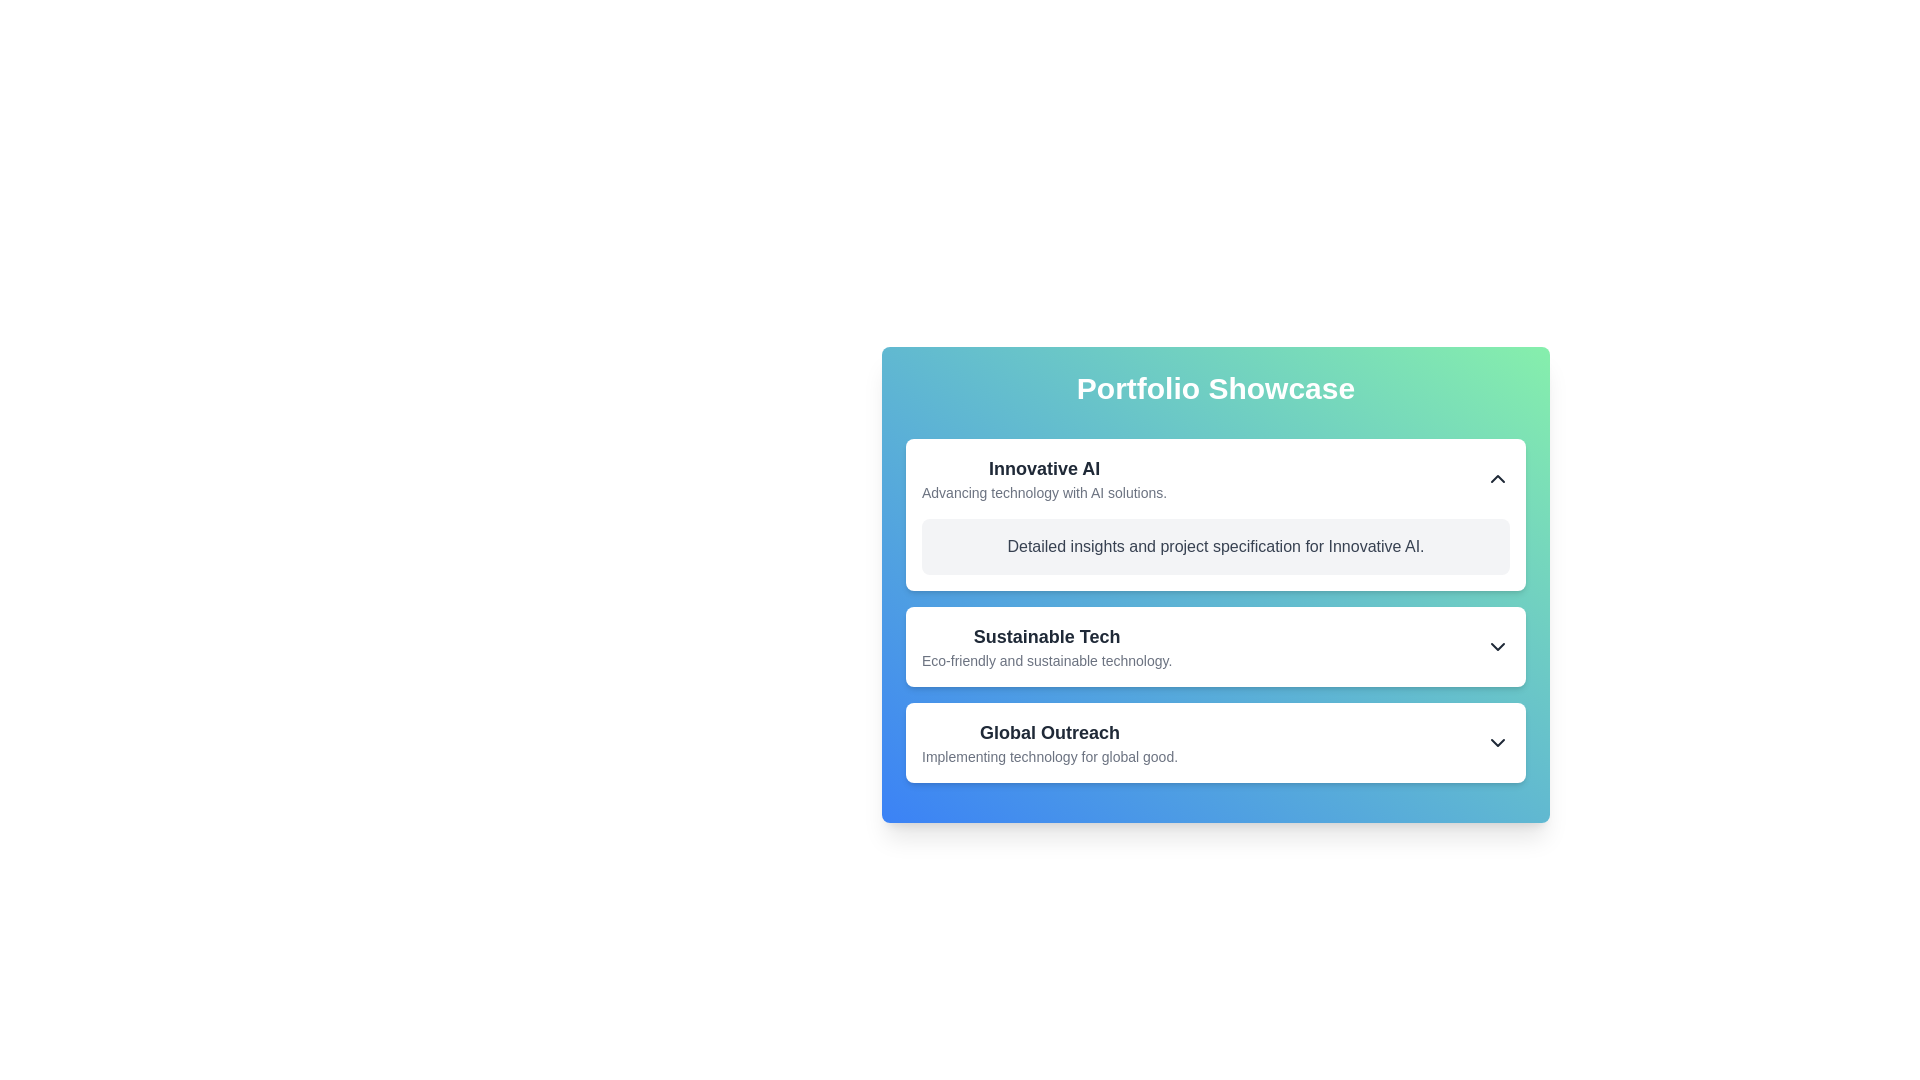 The image size is (1920, 1080). Describe the element at coordinates (1049, 756) in the screenshot. I see `descriptive text block that says 'Implementing technology for global good.' located below the bold text 'Global Outreach.'` at that location.